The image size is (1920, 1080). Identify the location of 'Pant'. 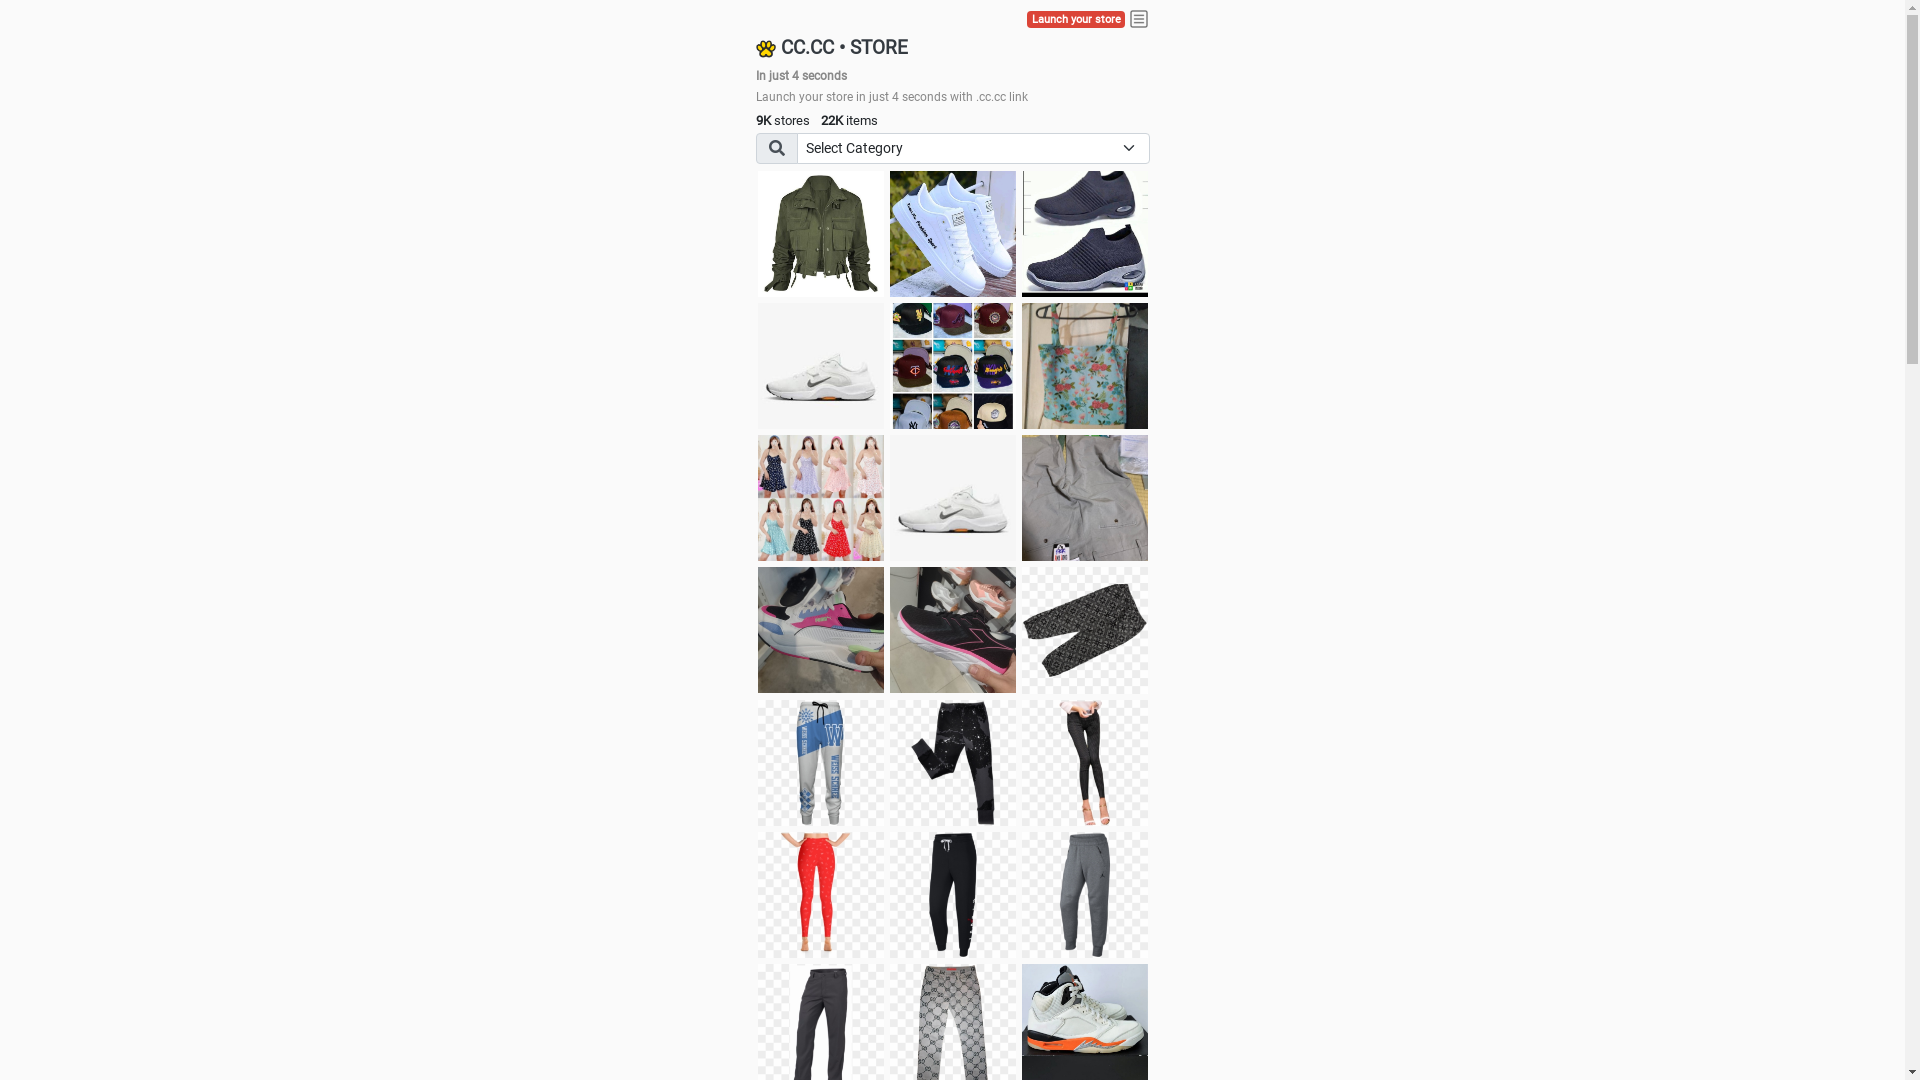
(952, 763).